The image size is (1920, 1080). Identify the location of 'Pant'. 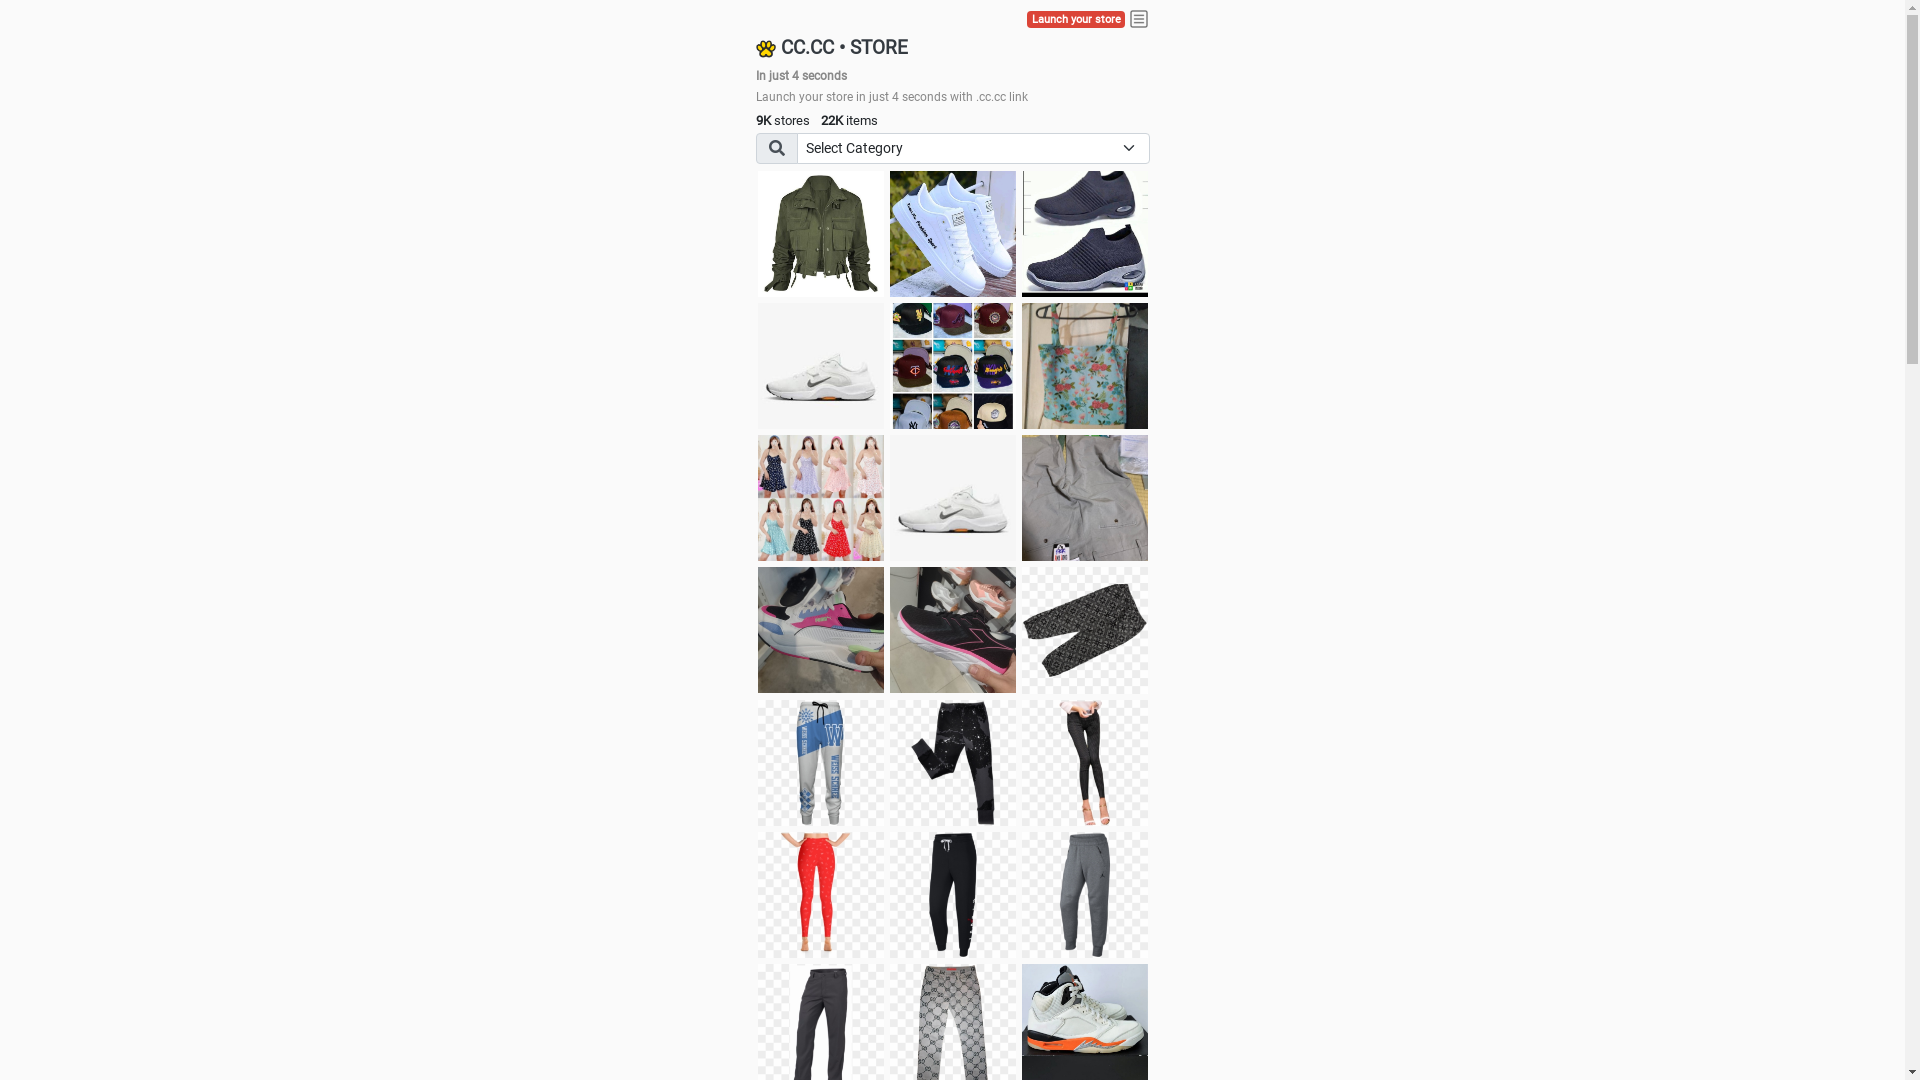
(952, 763).